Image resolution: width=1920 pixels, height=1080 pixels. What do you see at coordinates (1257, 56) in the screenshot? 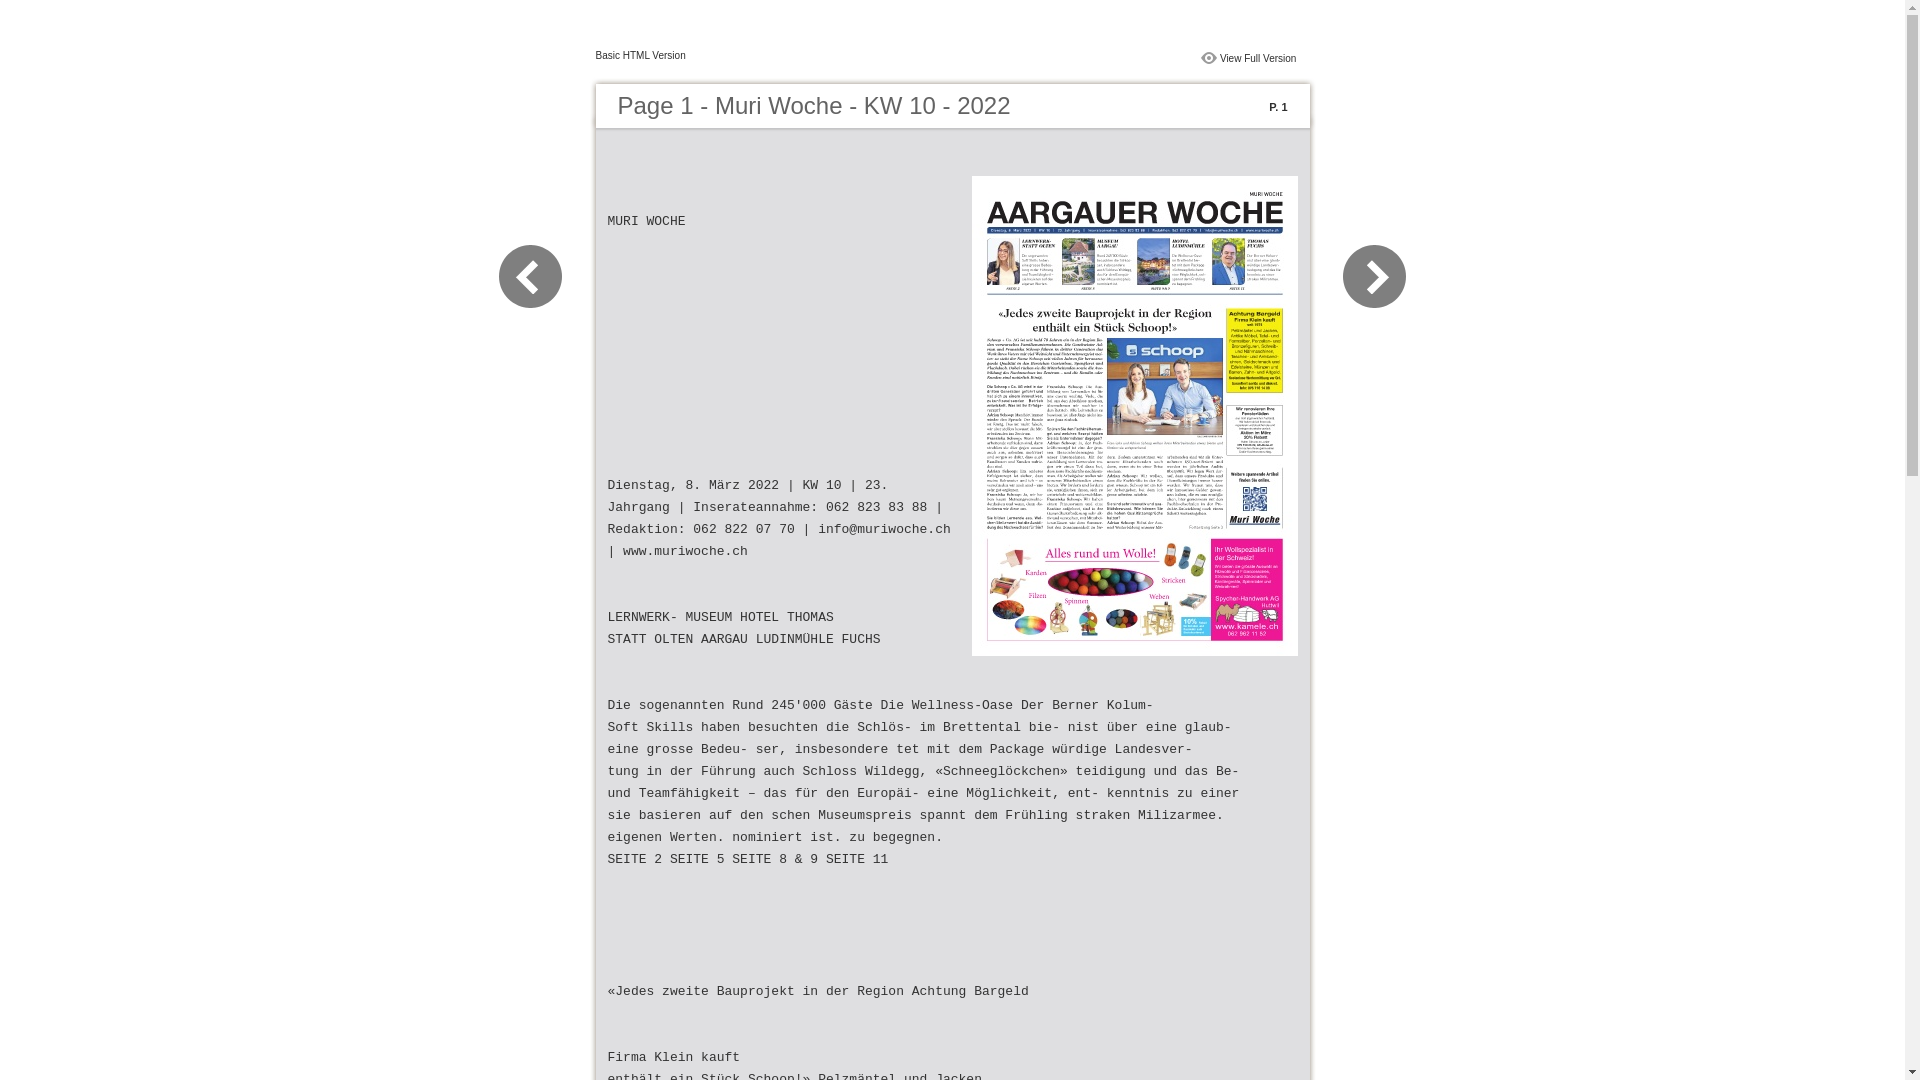
I see `'View Full Version'` at bounding box center [1257, 56].